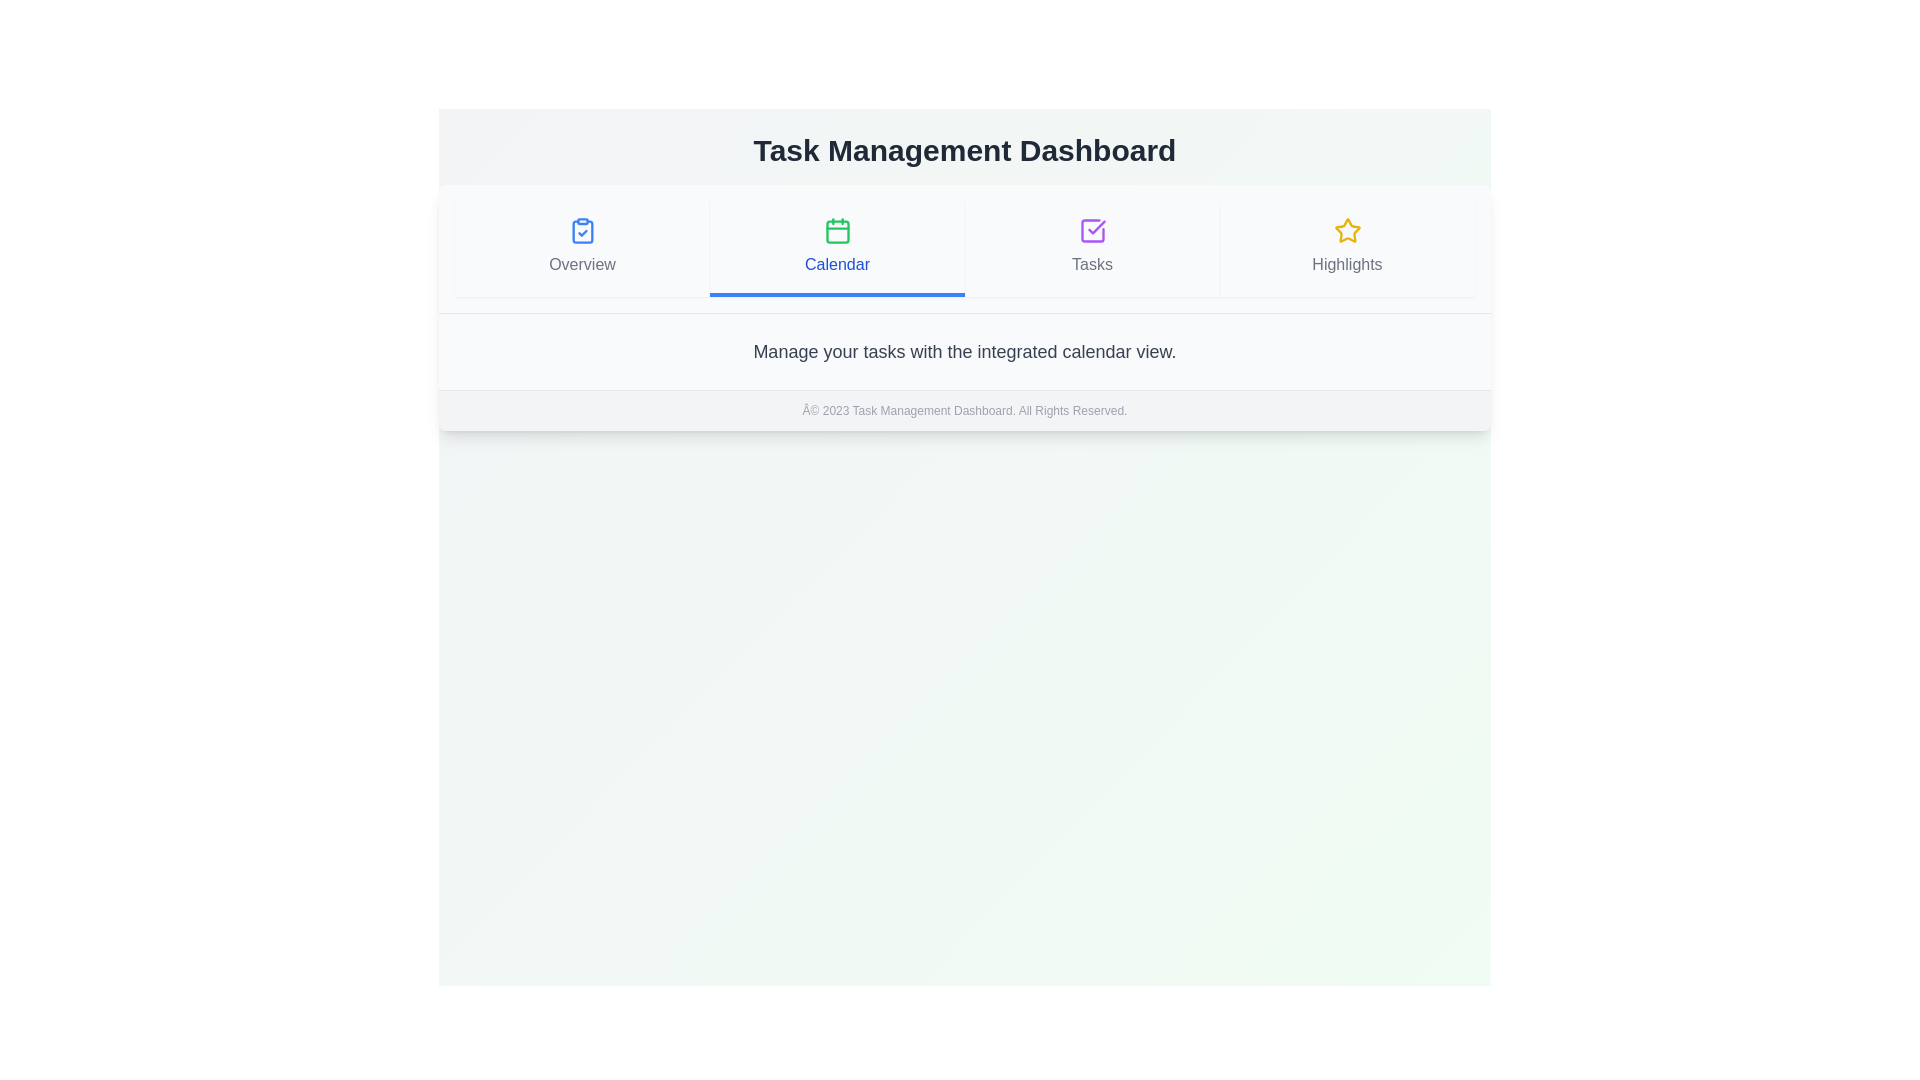  I want to click on the Navigation tab located on the far right side of the top navigation bar, so click(1347, 245).